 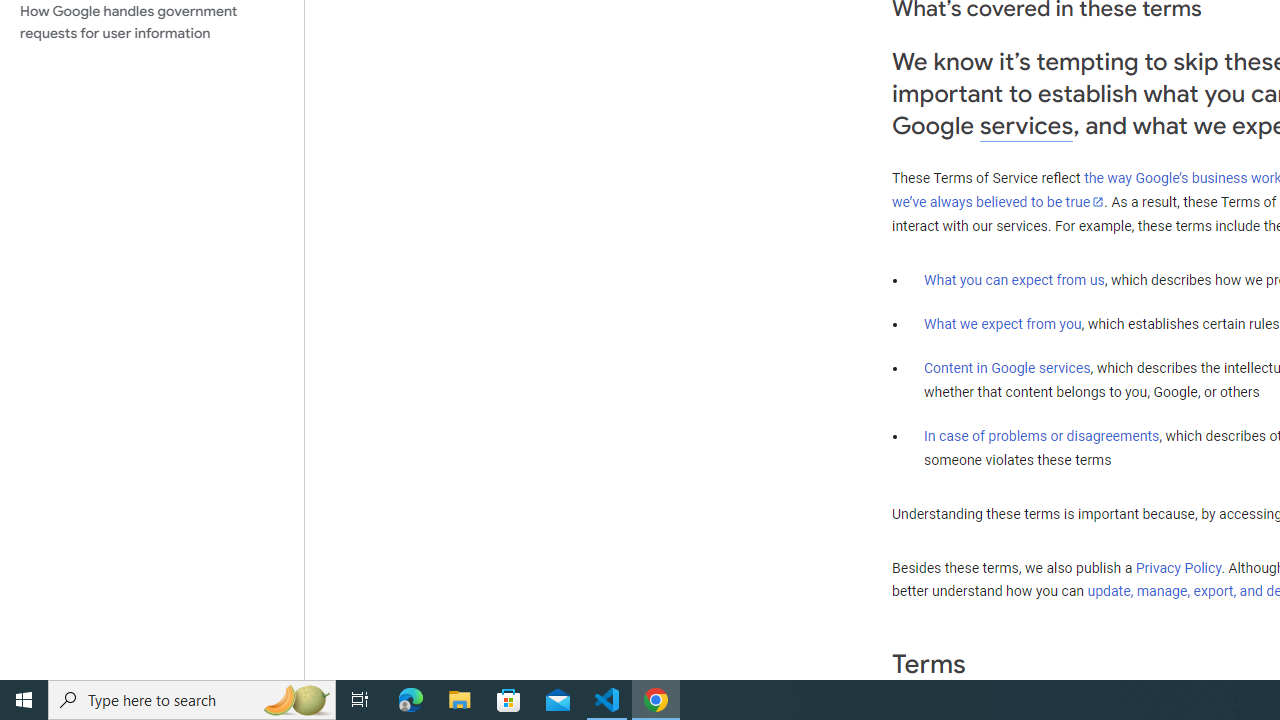 What do you see at coordinates (1026, 125) in the screenshot?
I see `'services'` at bounding box center [1026, 125].